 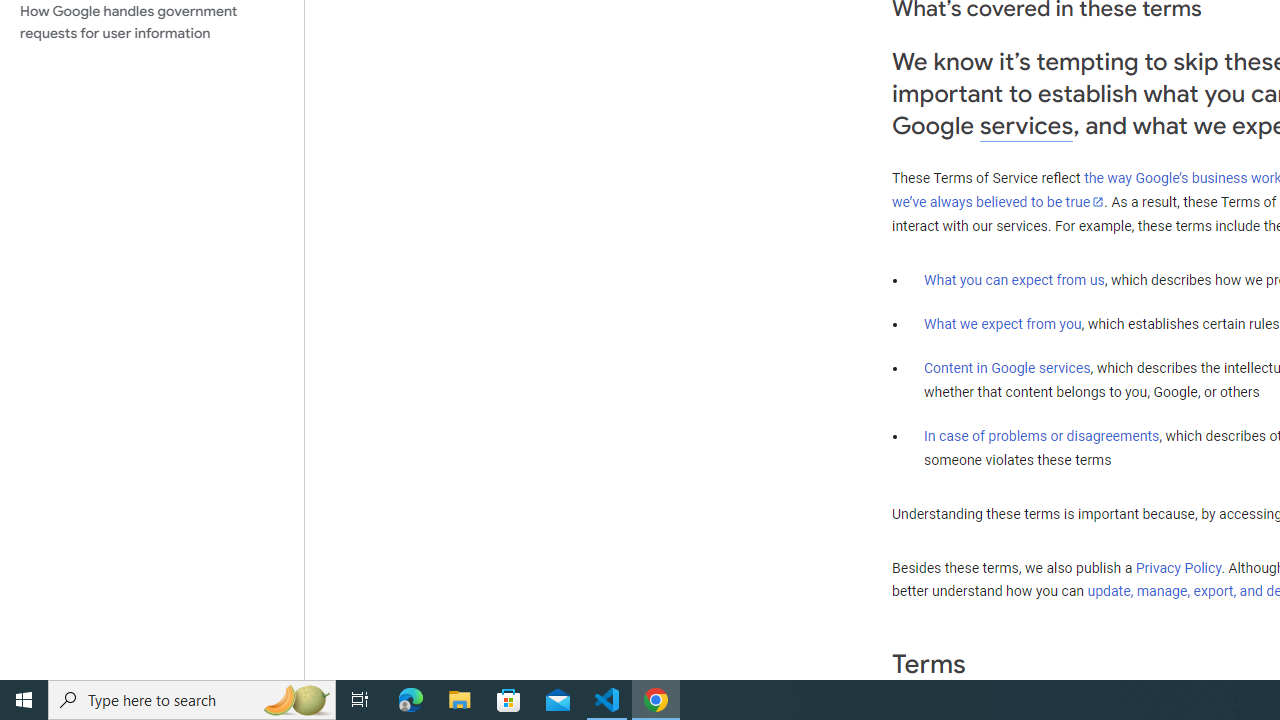 What do you see at coordinates (1026, 125) in the screenshot?
I see `'services'` at bounding box center [1026, 125].